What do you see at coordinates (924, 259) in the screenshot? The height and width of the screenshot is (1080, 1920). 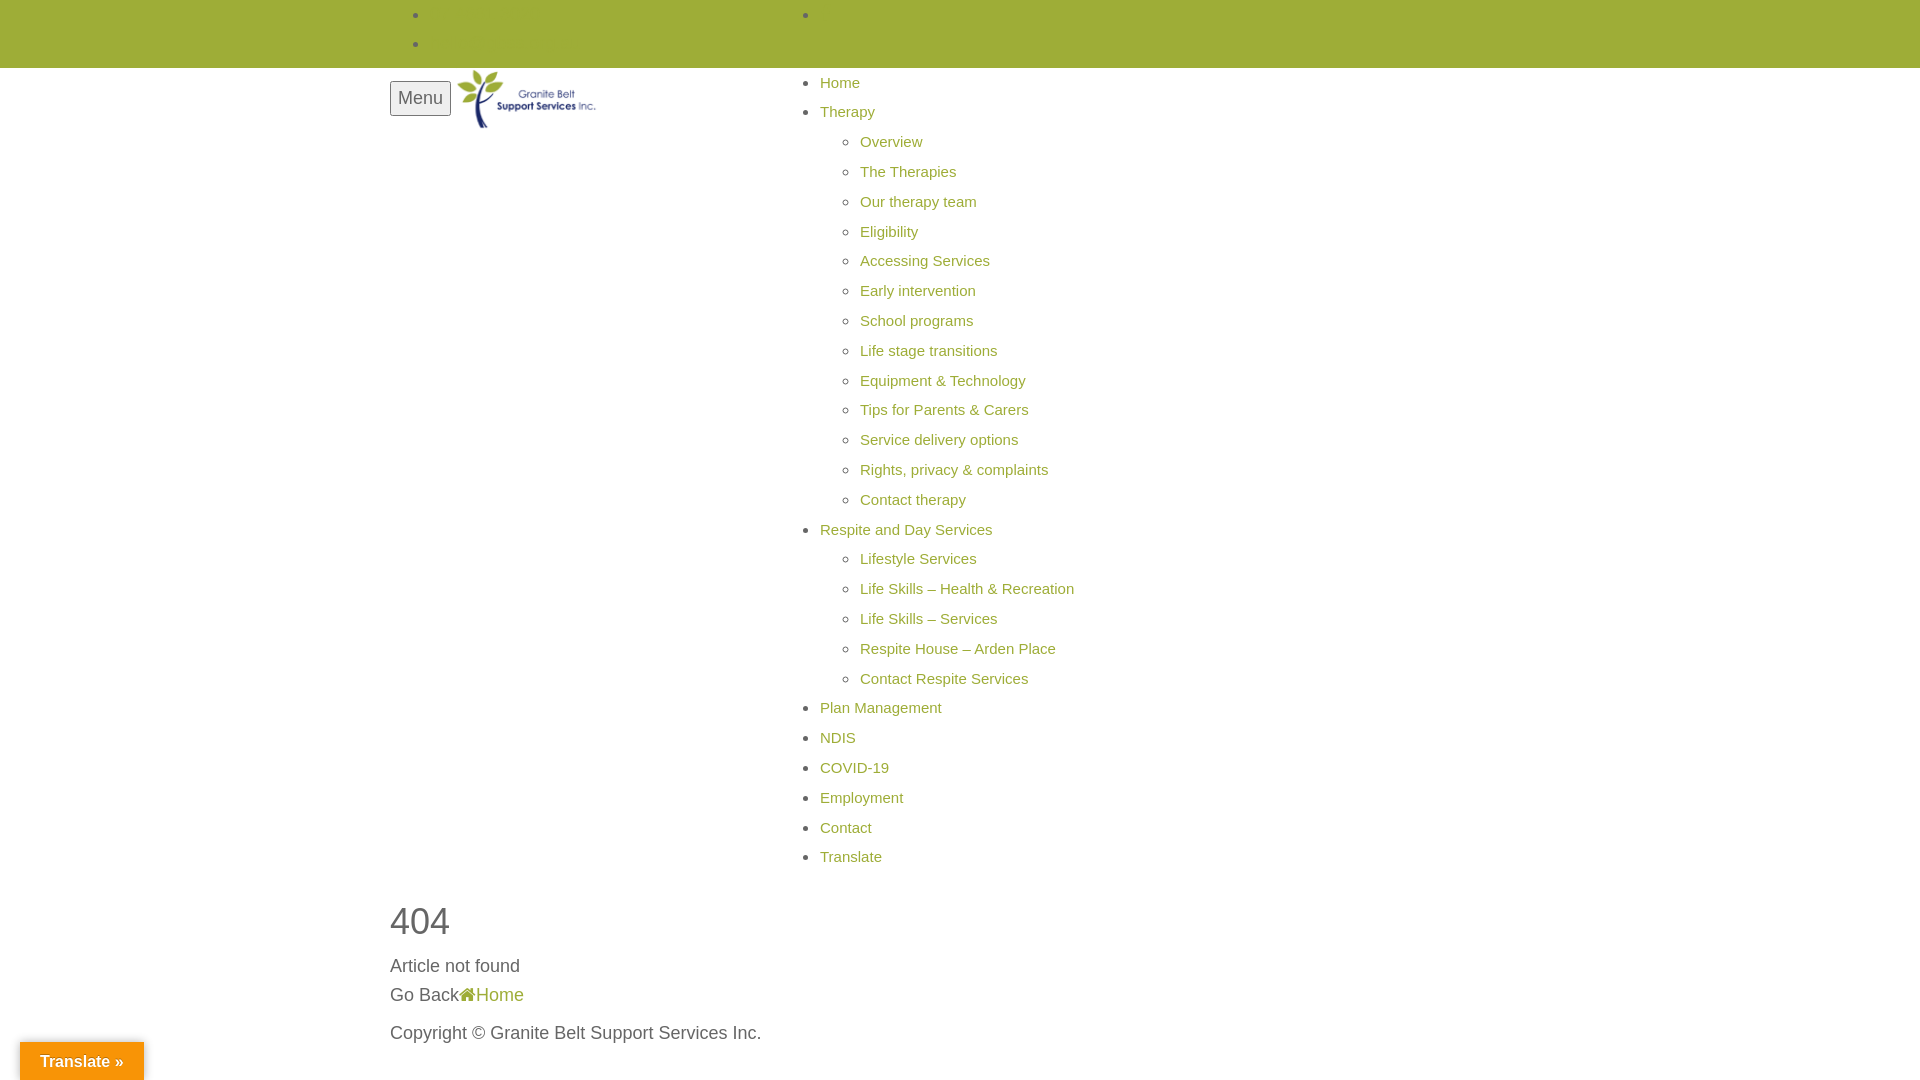 I see `'Accessing Services'` at bounding box center [924, 259].